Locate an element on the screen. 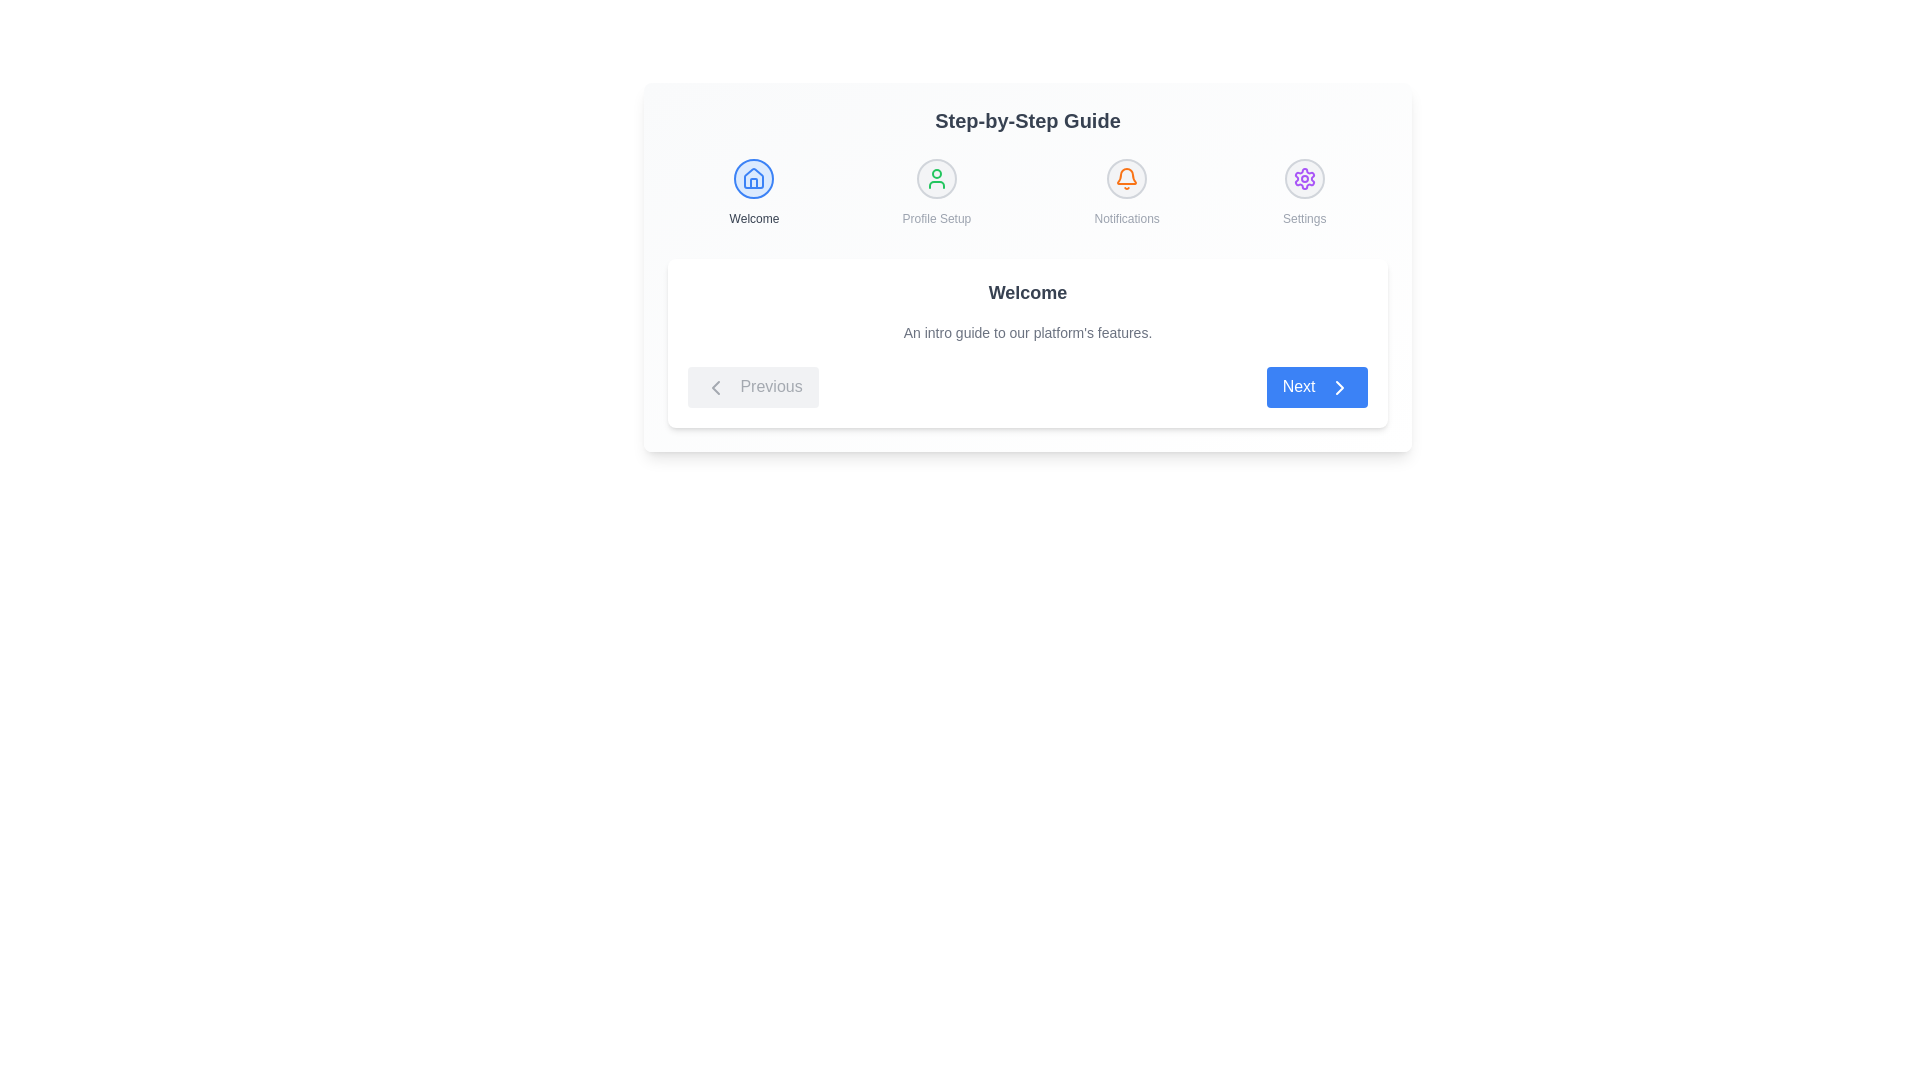 The height and width of the screenshot is (1080, 1920). the 'Welcome' step icon, which is the first icon in a horizontal sequence at the top of a step-by-step guide interface, directly above the label 'Welcome' is located at coordinates (753, 177).